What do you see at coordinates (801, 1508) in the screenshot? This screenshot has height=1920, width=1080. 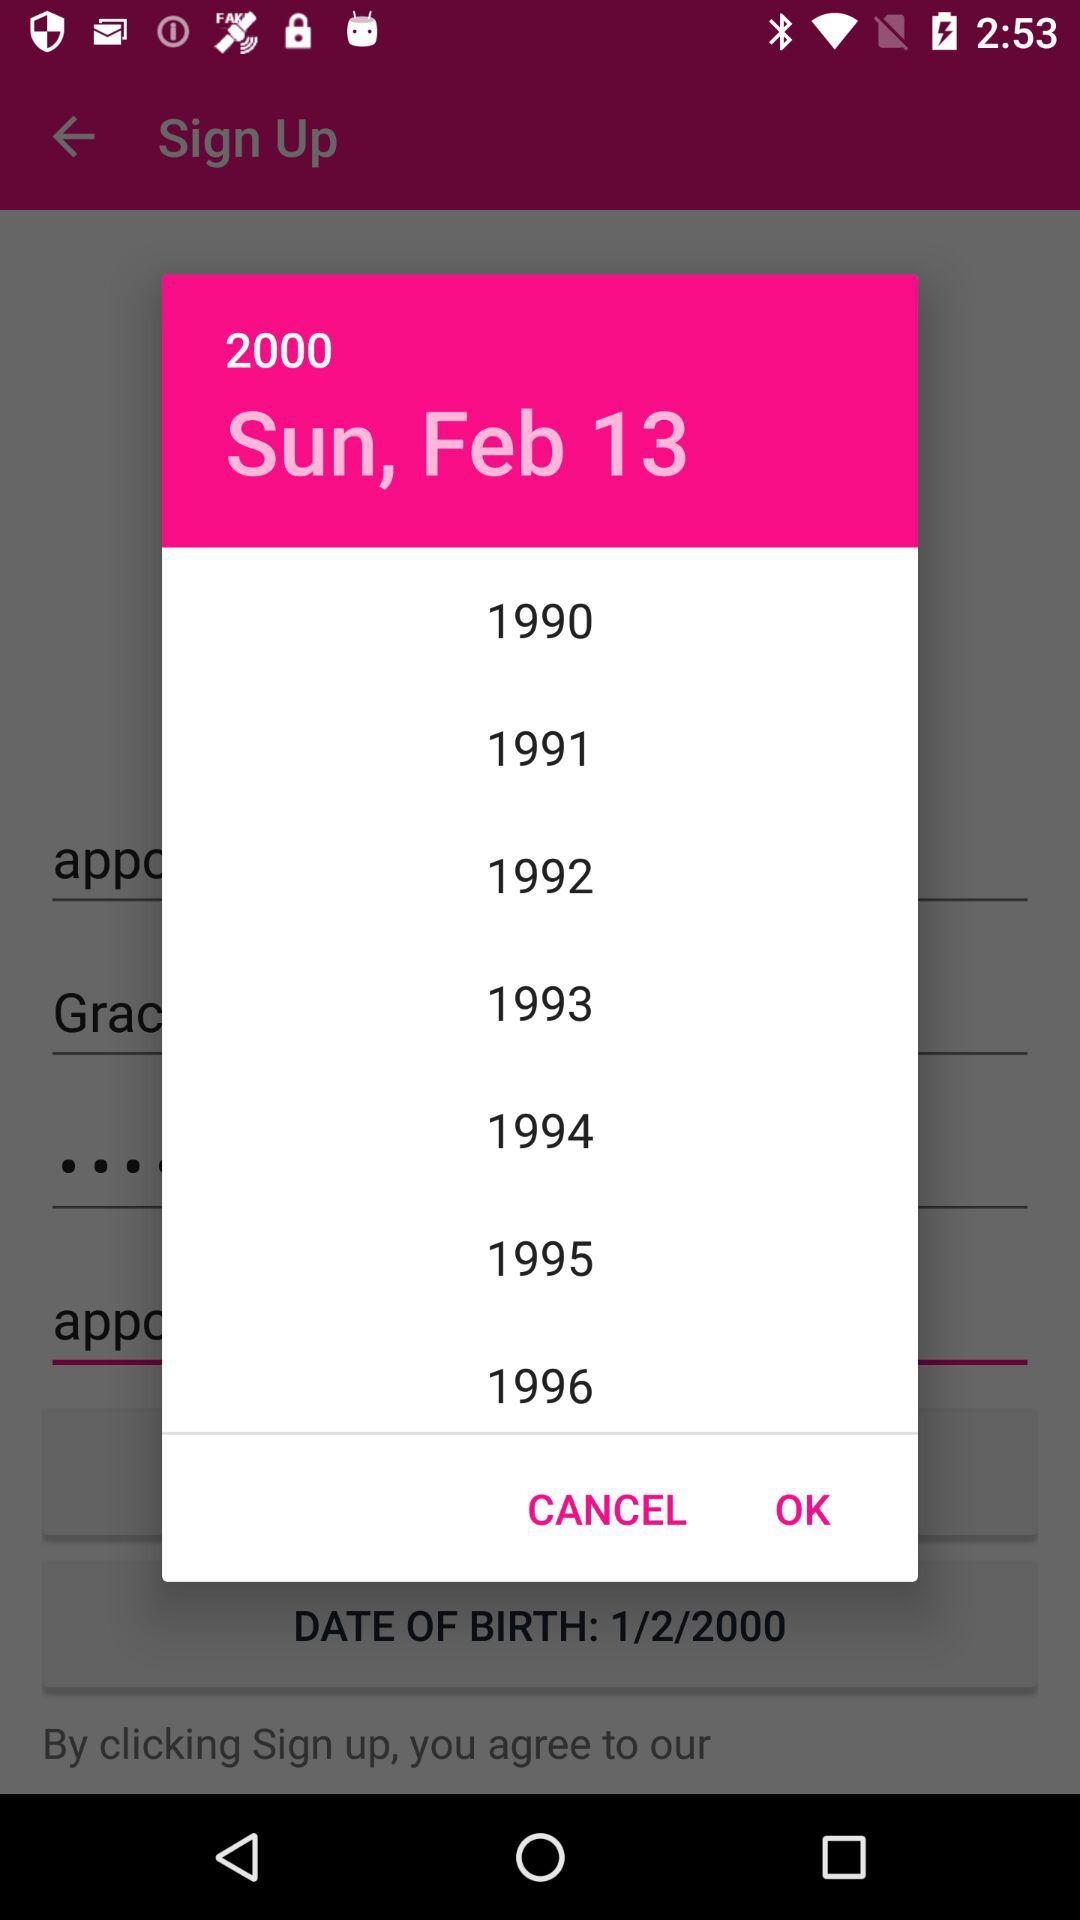 I see `the icon to the right of cancel item` at bounding box center [801, 1508].